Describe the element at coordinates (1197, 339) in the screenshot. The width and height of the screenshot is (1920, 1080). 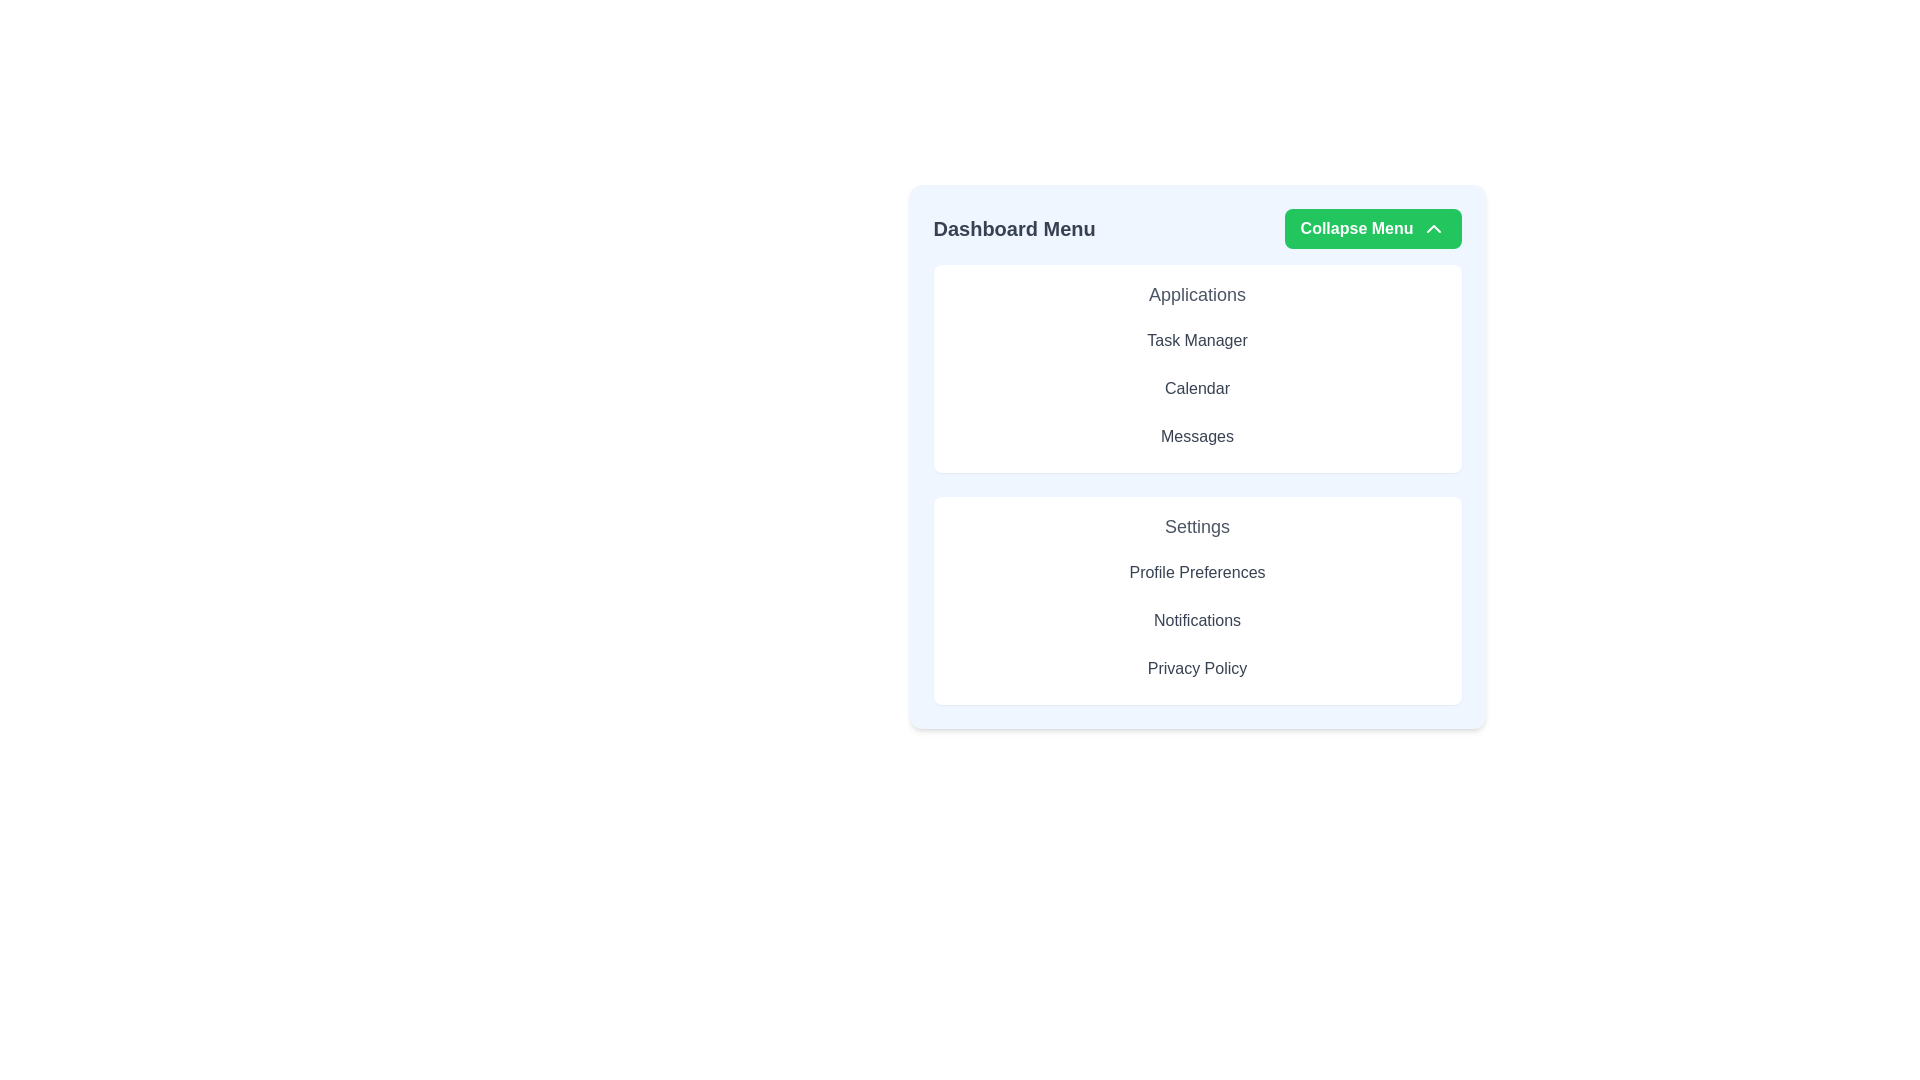
I see `the 'Task Manager' menu item` at that location.